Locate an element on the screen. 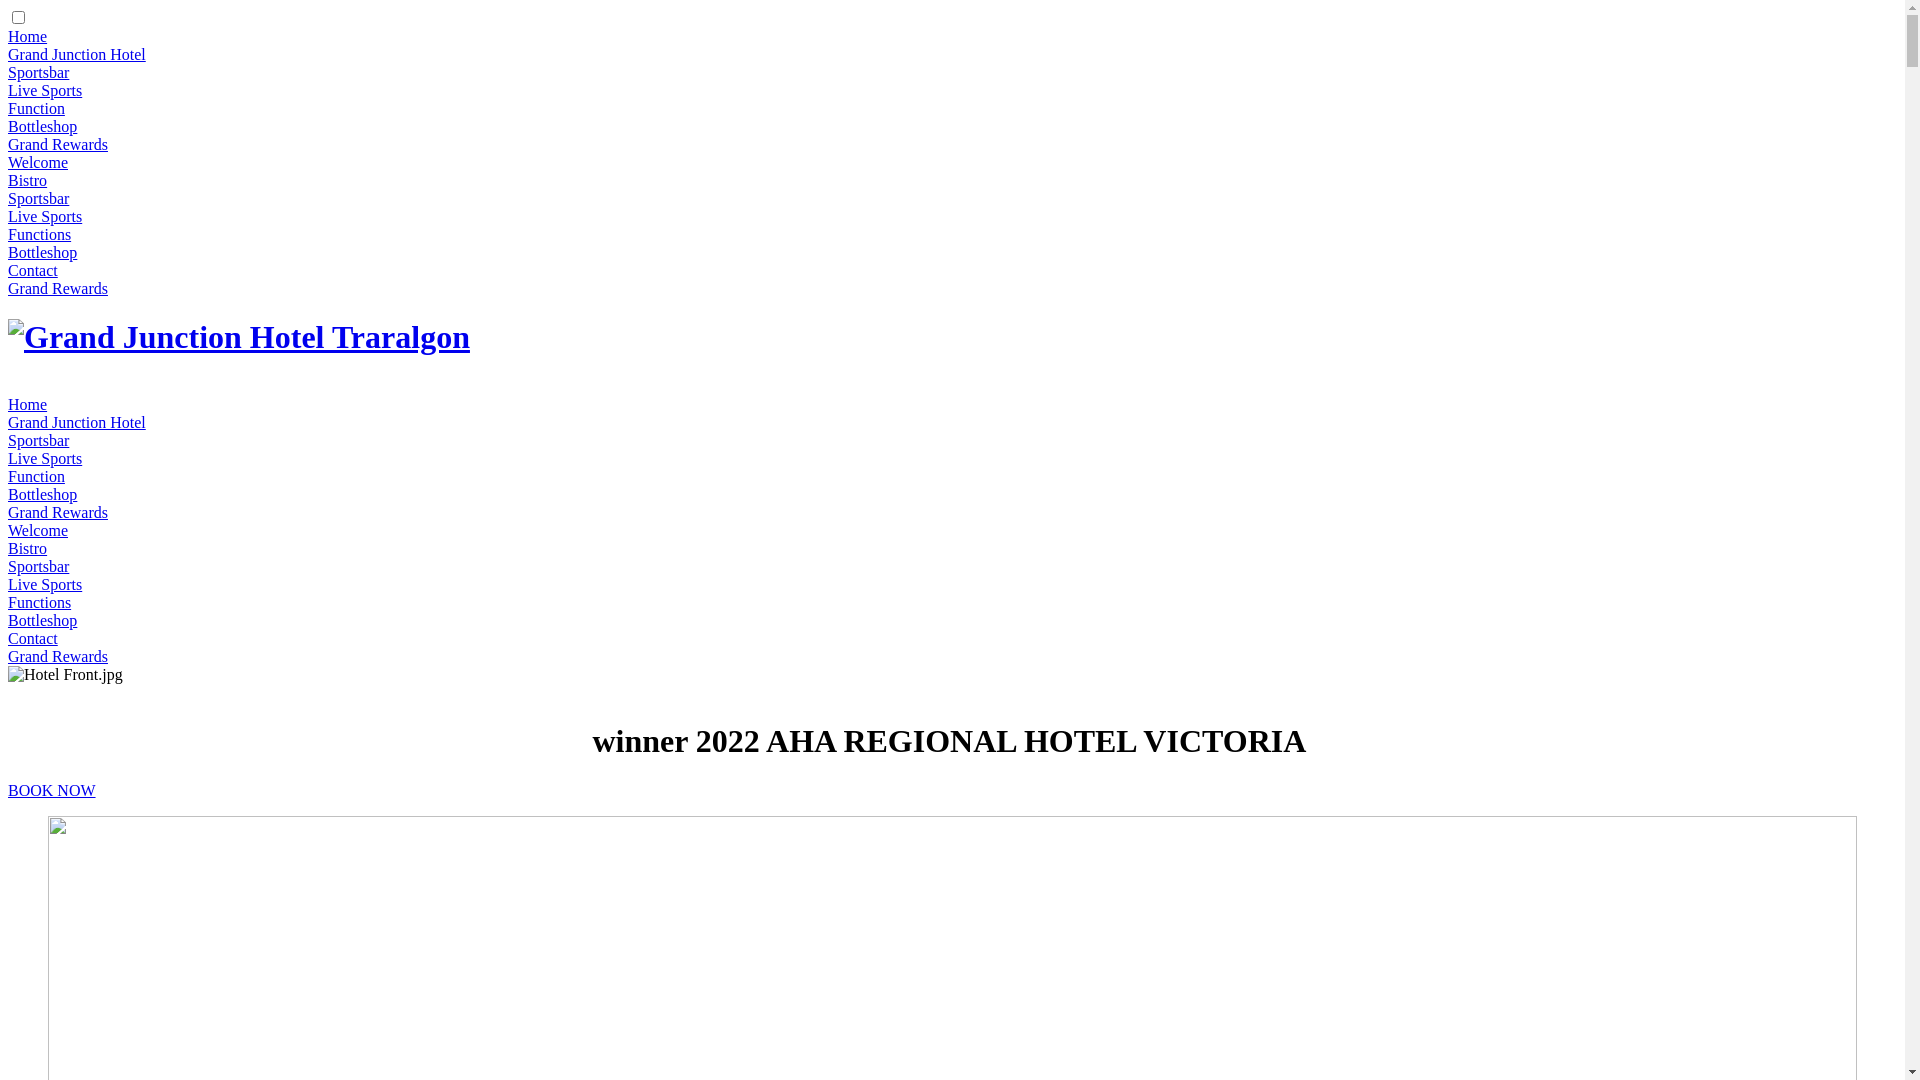  'Live Sports' is located at coordinates (44, 216).